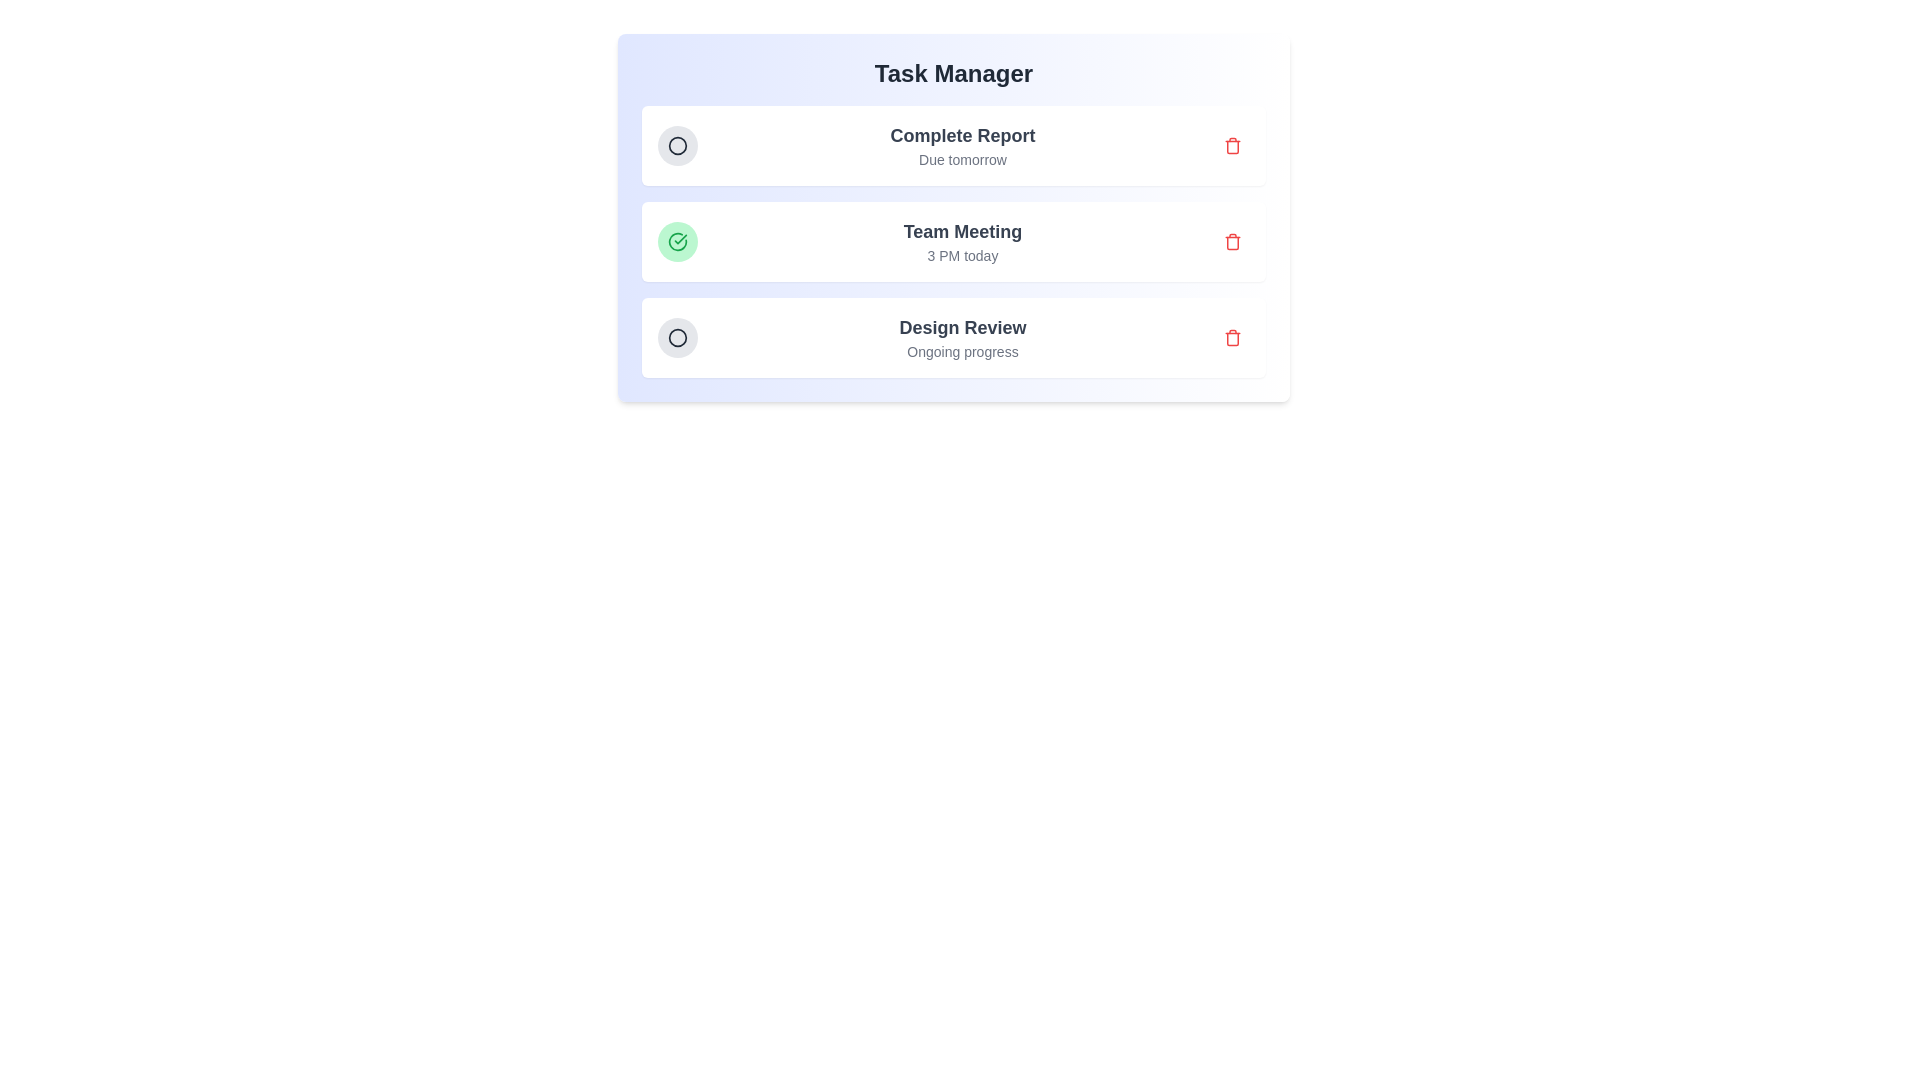  What do you see at coordinates (677, 241) in the screenshot?
I see `the circular green button with a white checkmark to indicate completion, located to the left of the 'Team Meeting' text in the second row of the task manager interface` at bounding box center [677, 241].